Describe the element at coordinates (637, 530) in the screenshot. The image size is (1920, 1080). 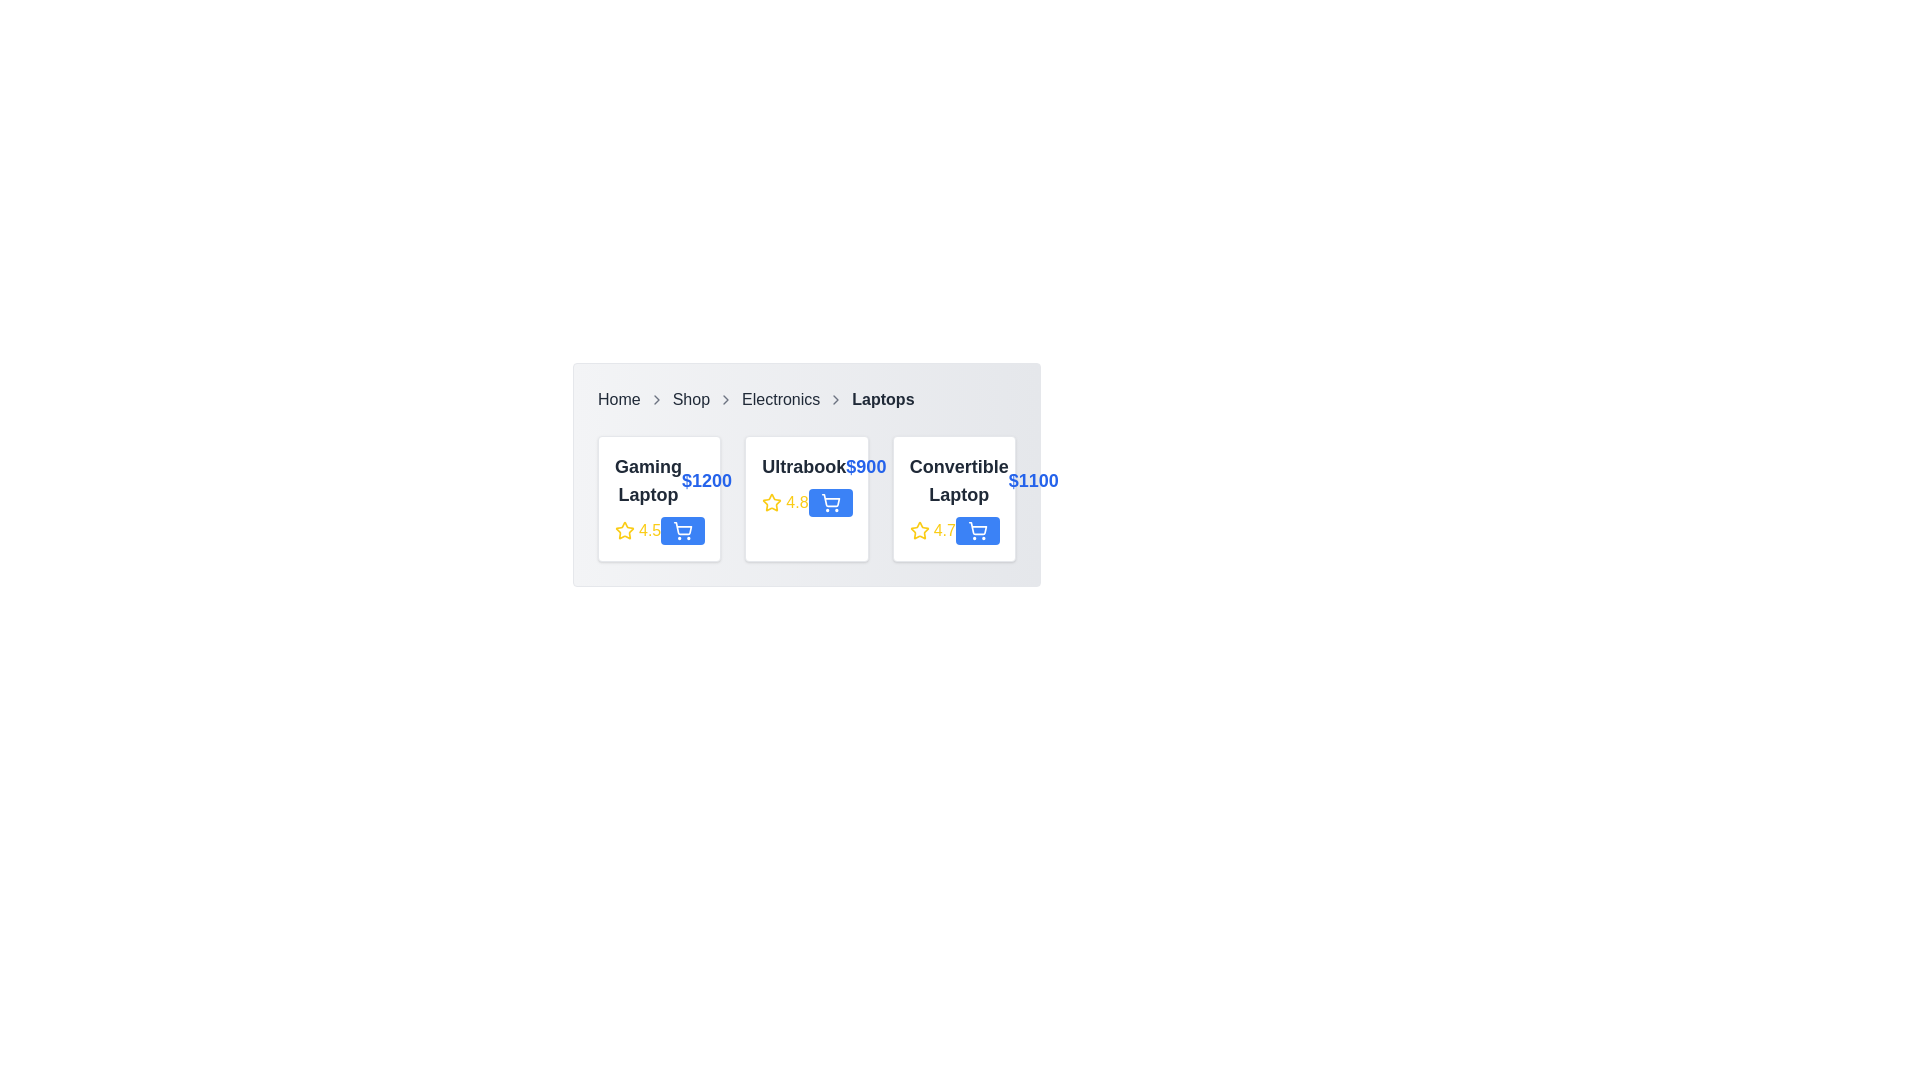
I see `the rating value of the product displayed as '4.5' with a star icon, located below the 'Gaming Laptop' label and $1200 price indicator in the first column` at that location.